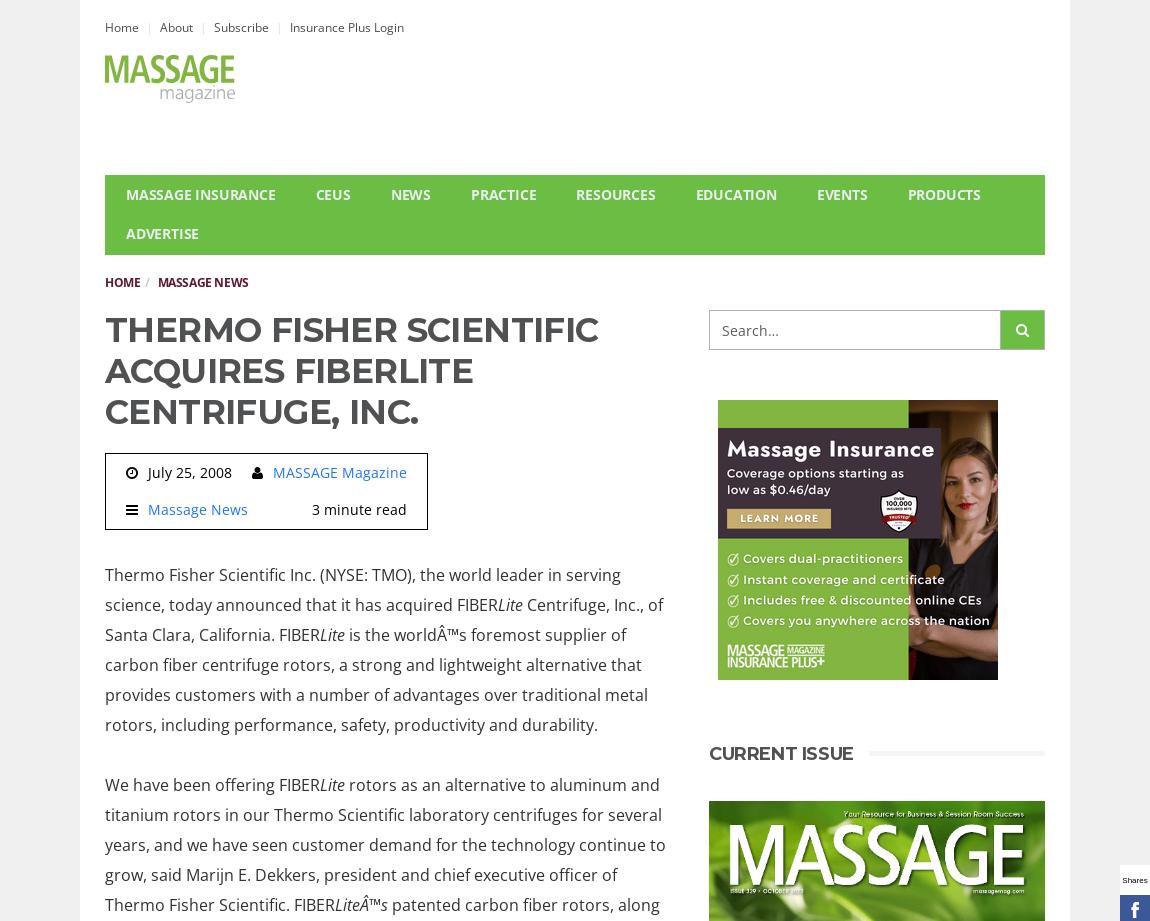 This screenshot has height=921, width=1150. What do you see at coordinates (648, 348) in the screenshot?
I see `'Massage Creams'` at bounding box center [648, 348].